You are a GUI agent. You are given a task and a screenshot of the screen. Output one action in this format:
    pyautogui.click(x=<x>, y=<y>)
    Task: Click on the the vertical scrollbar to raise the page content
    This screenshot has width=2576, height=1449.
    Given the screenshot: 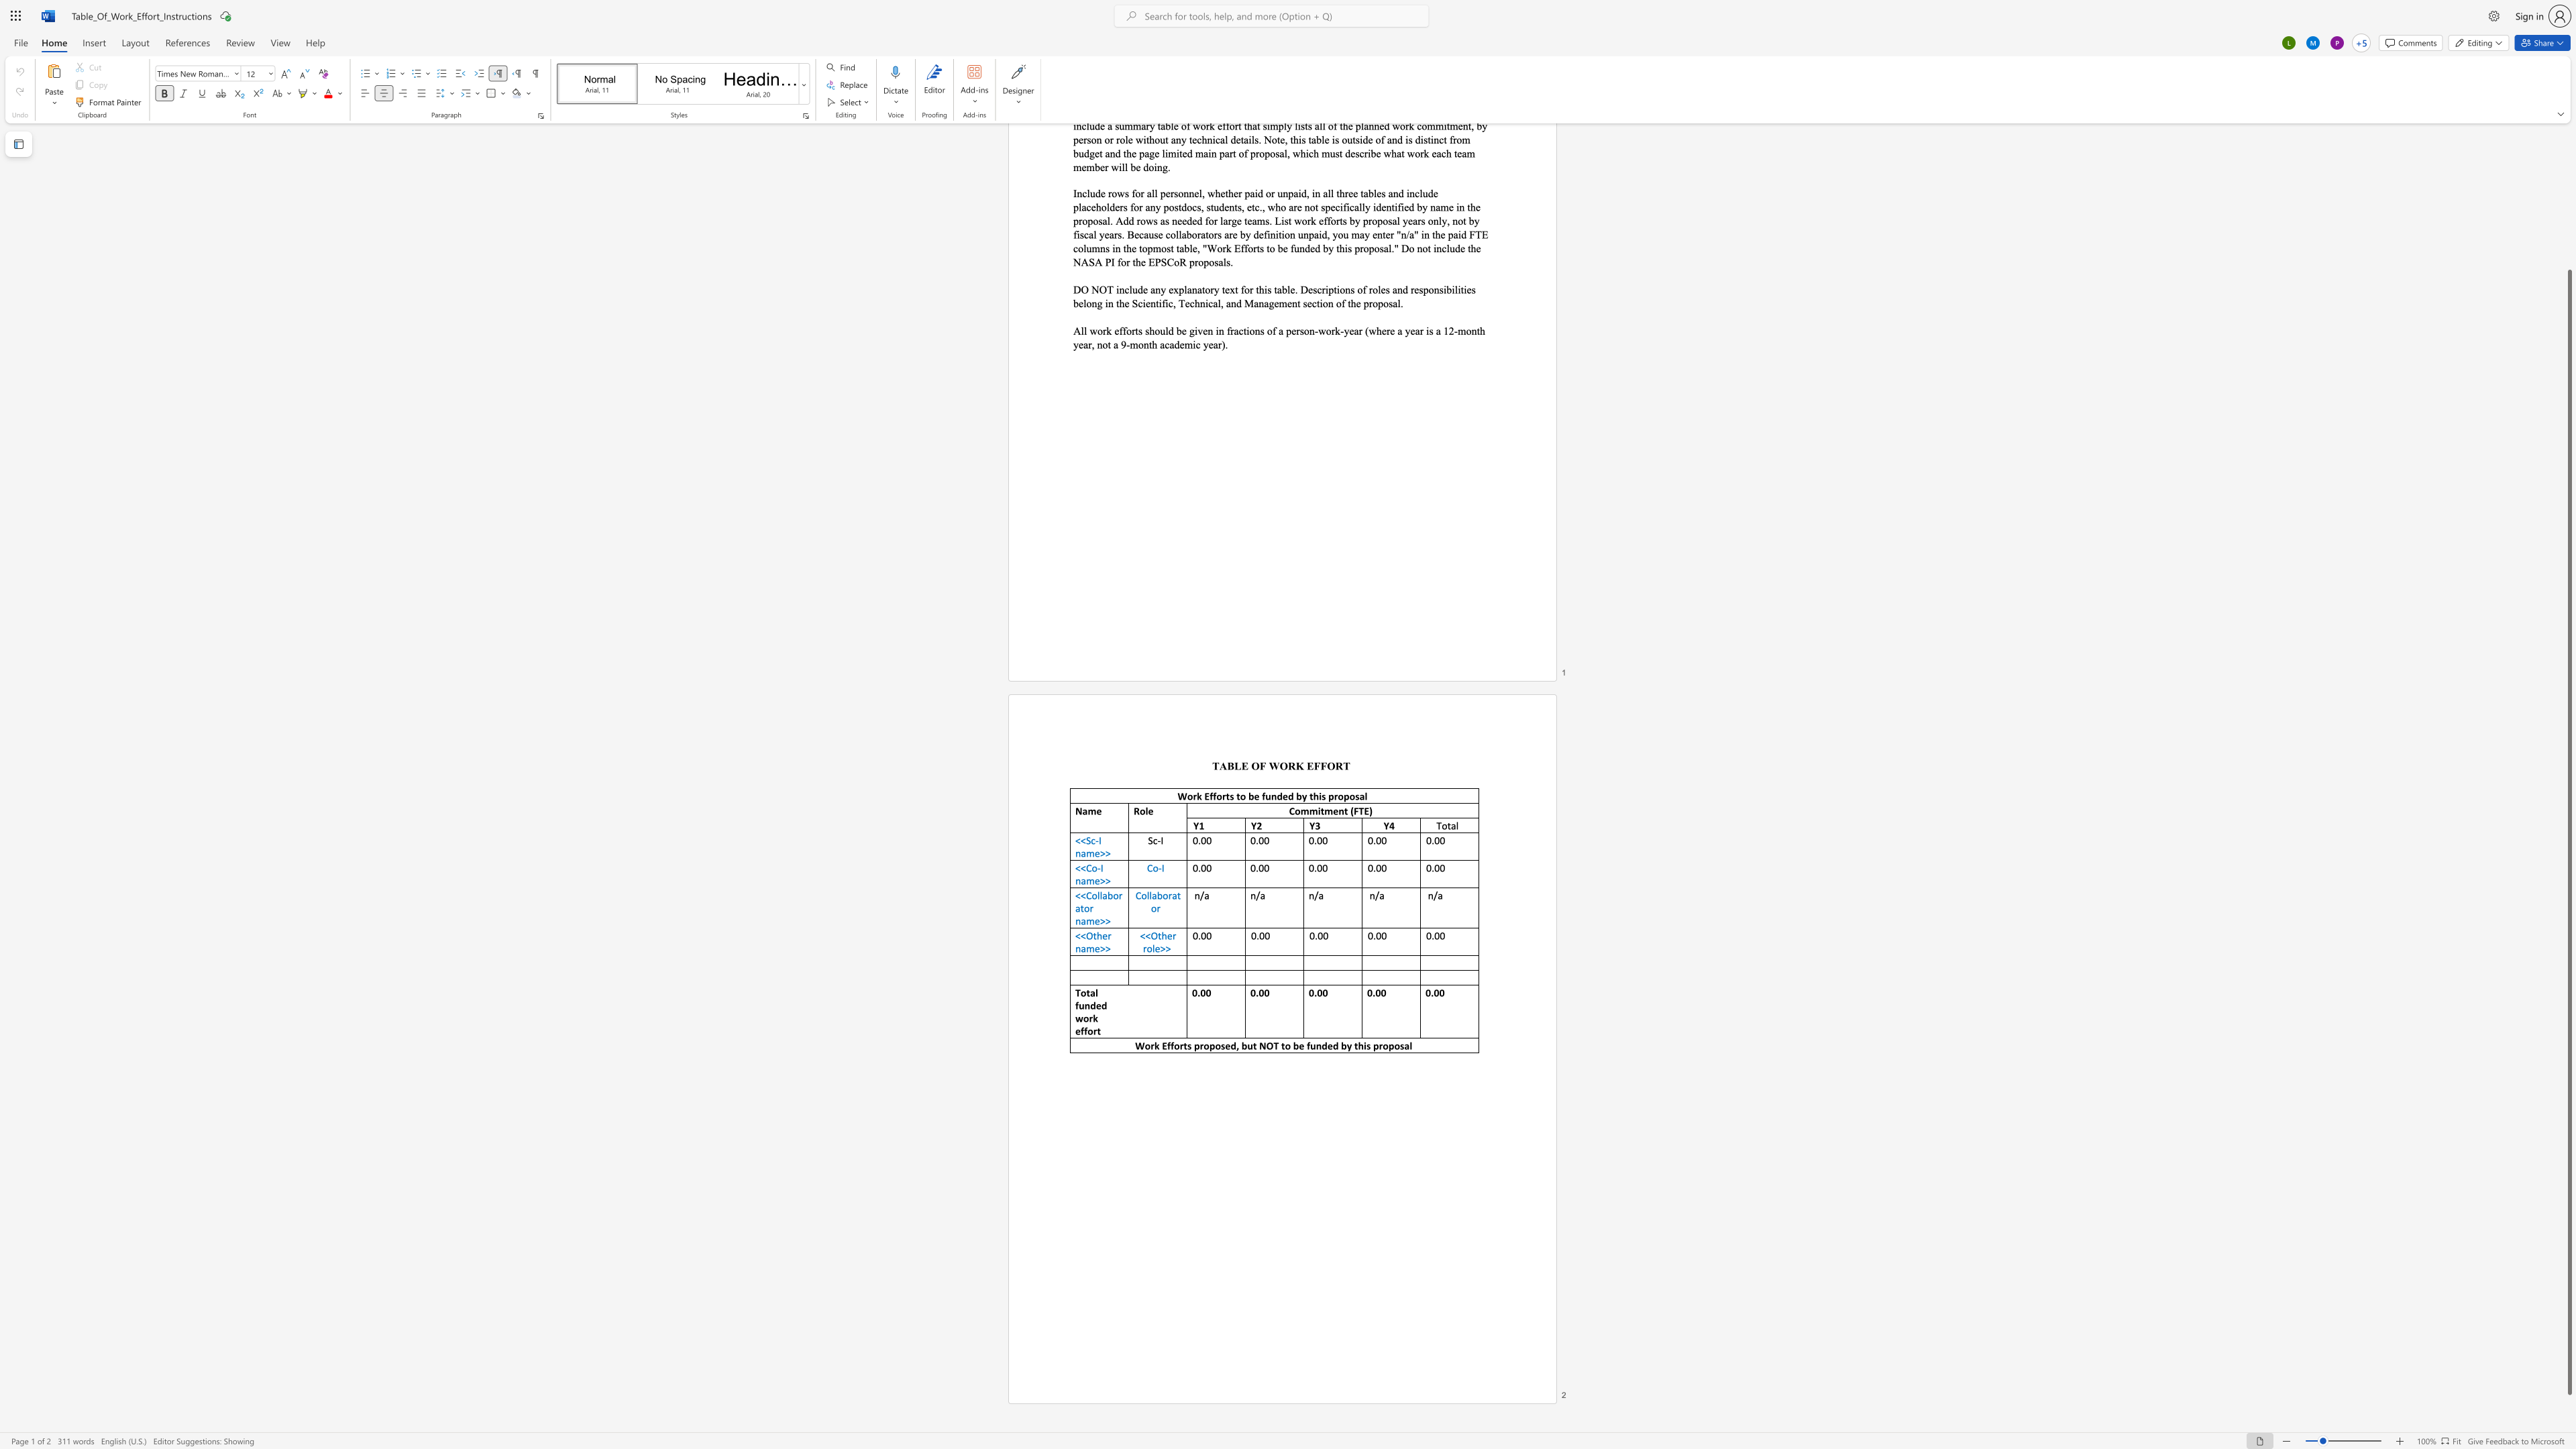 What is the action you would take?
    pyautogui.click(x=2568, y=193)
    